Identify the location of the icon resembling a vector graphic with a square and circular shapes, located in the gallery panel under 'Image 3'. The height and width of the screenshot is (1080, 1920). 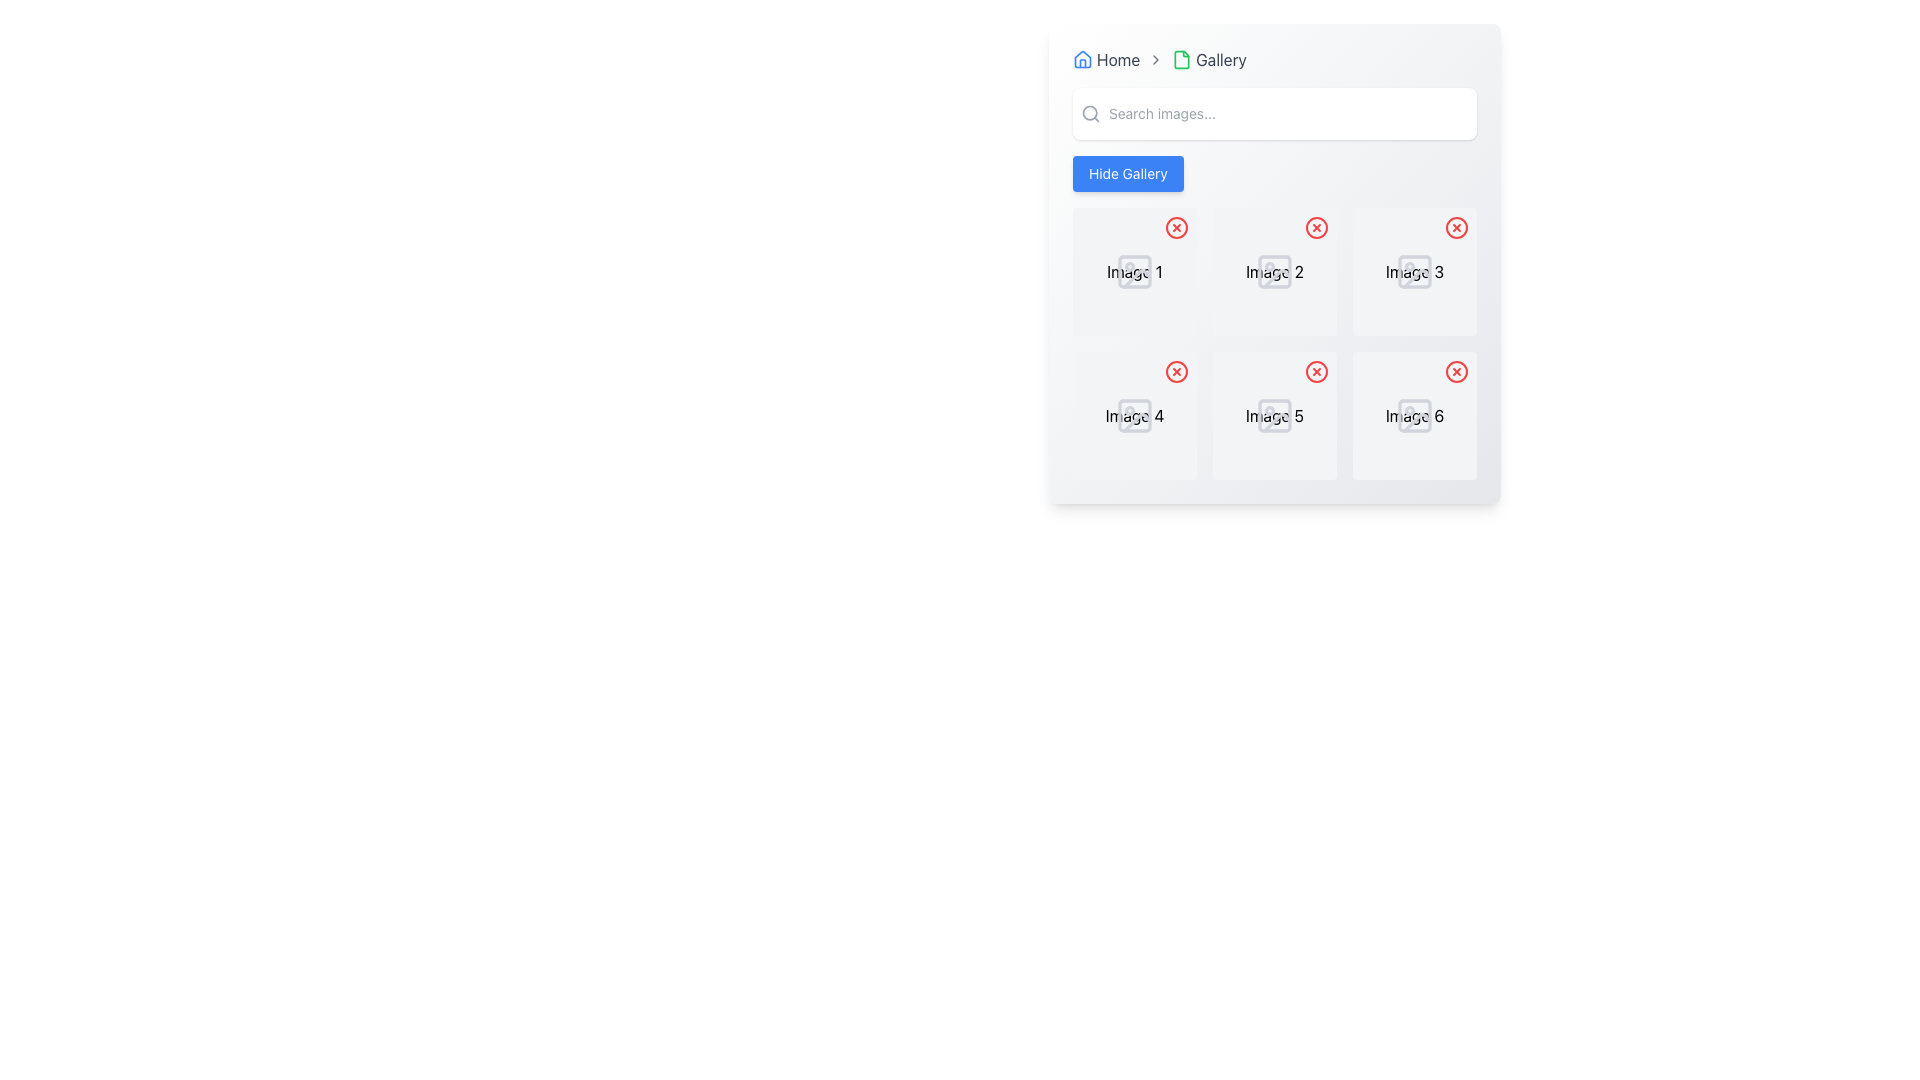
(1414, 272).